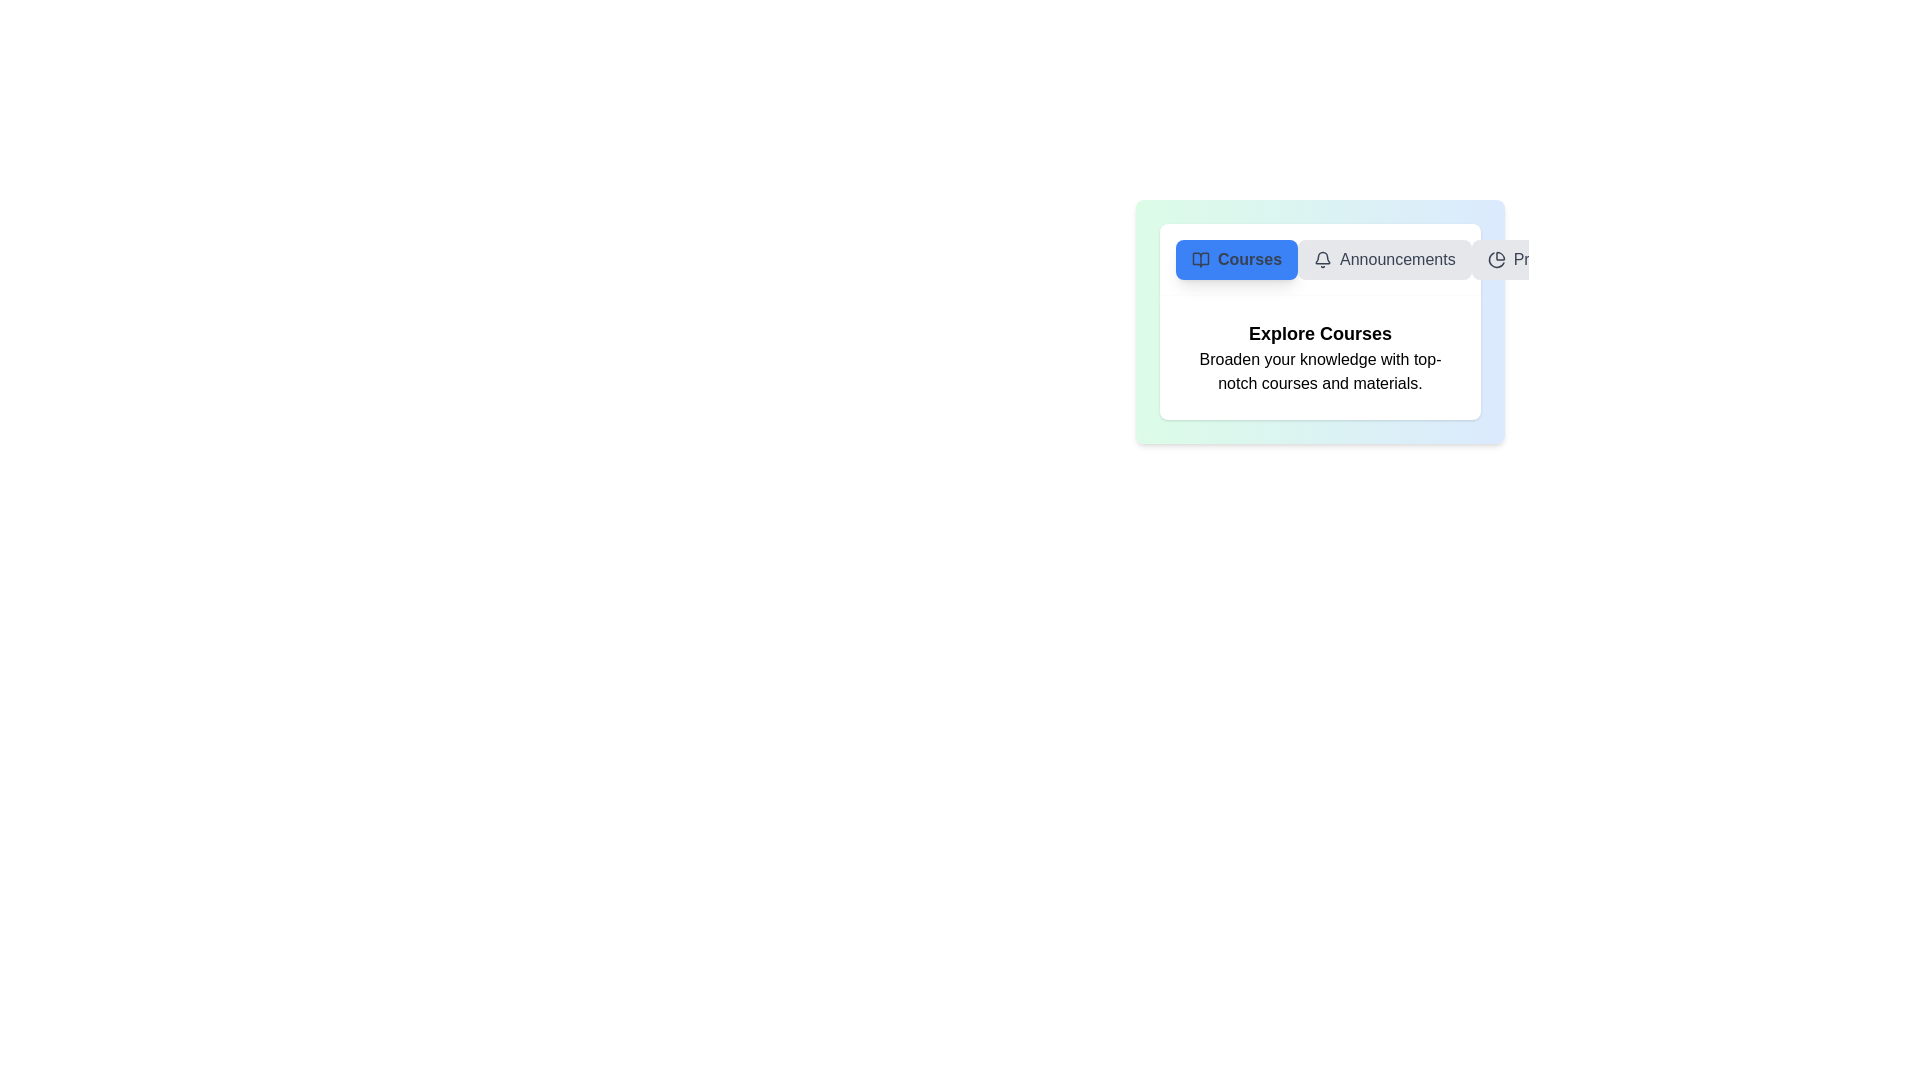 This screenshot has width=1920, height=1080. Describe the element at coordinates (1323, 257) in the screenshot. I see `the bell-shaped notification icon located at the rightmost side of the horizontal tab section above the 'Explore Courses' content card` at that location.